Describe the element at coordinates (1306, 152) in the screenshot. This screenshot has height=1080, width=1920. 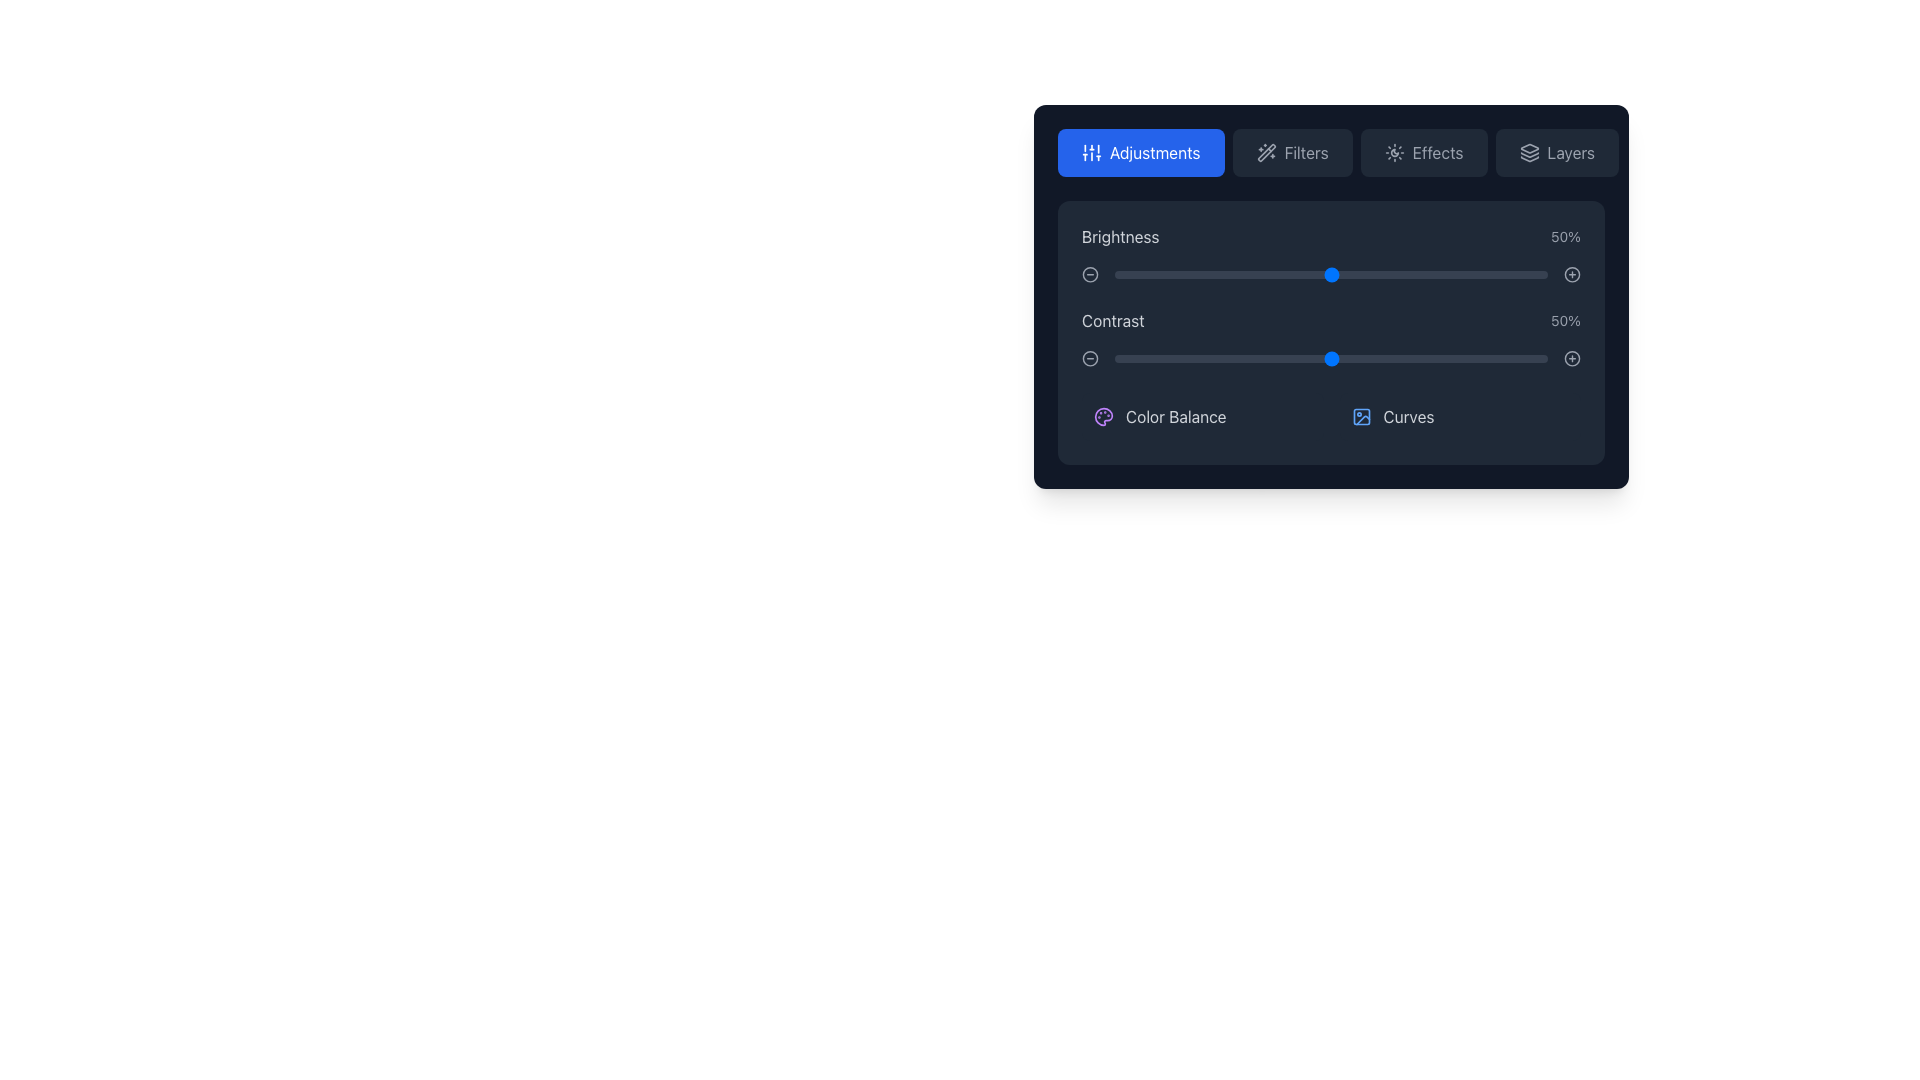
I see `the 'Filters' text label` at that location.